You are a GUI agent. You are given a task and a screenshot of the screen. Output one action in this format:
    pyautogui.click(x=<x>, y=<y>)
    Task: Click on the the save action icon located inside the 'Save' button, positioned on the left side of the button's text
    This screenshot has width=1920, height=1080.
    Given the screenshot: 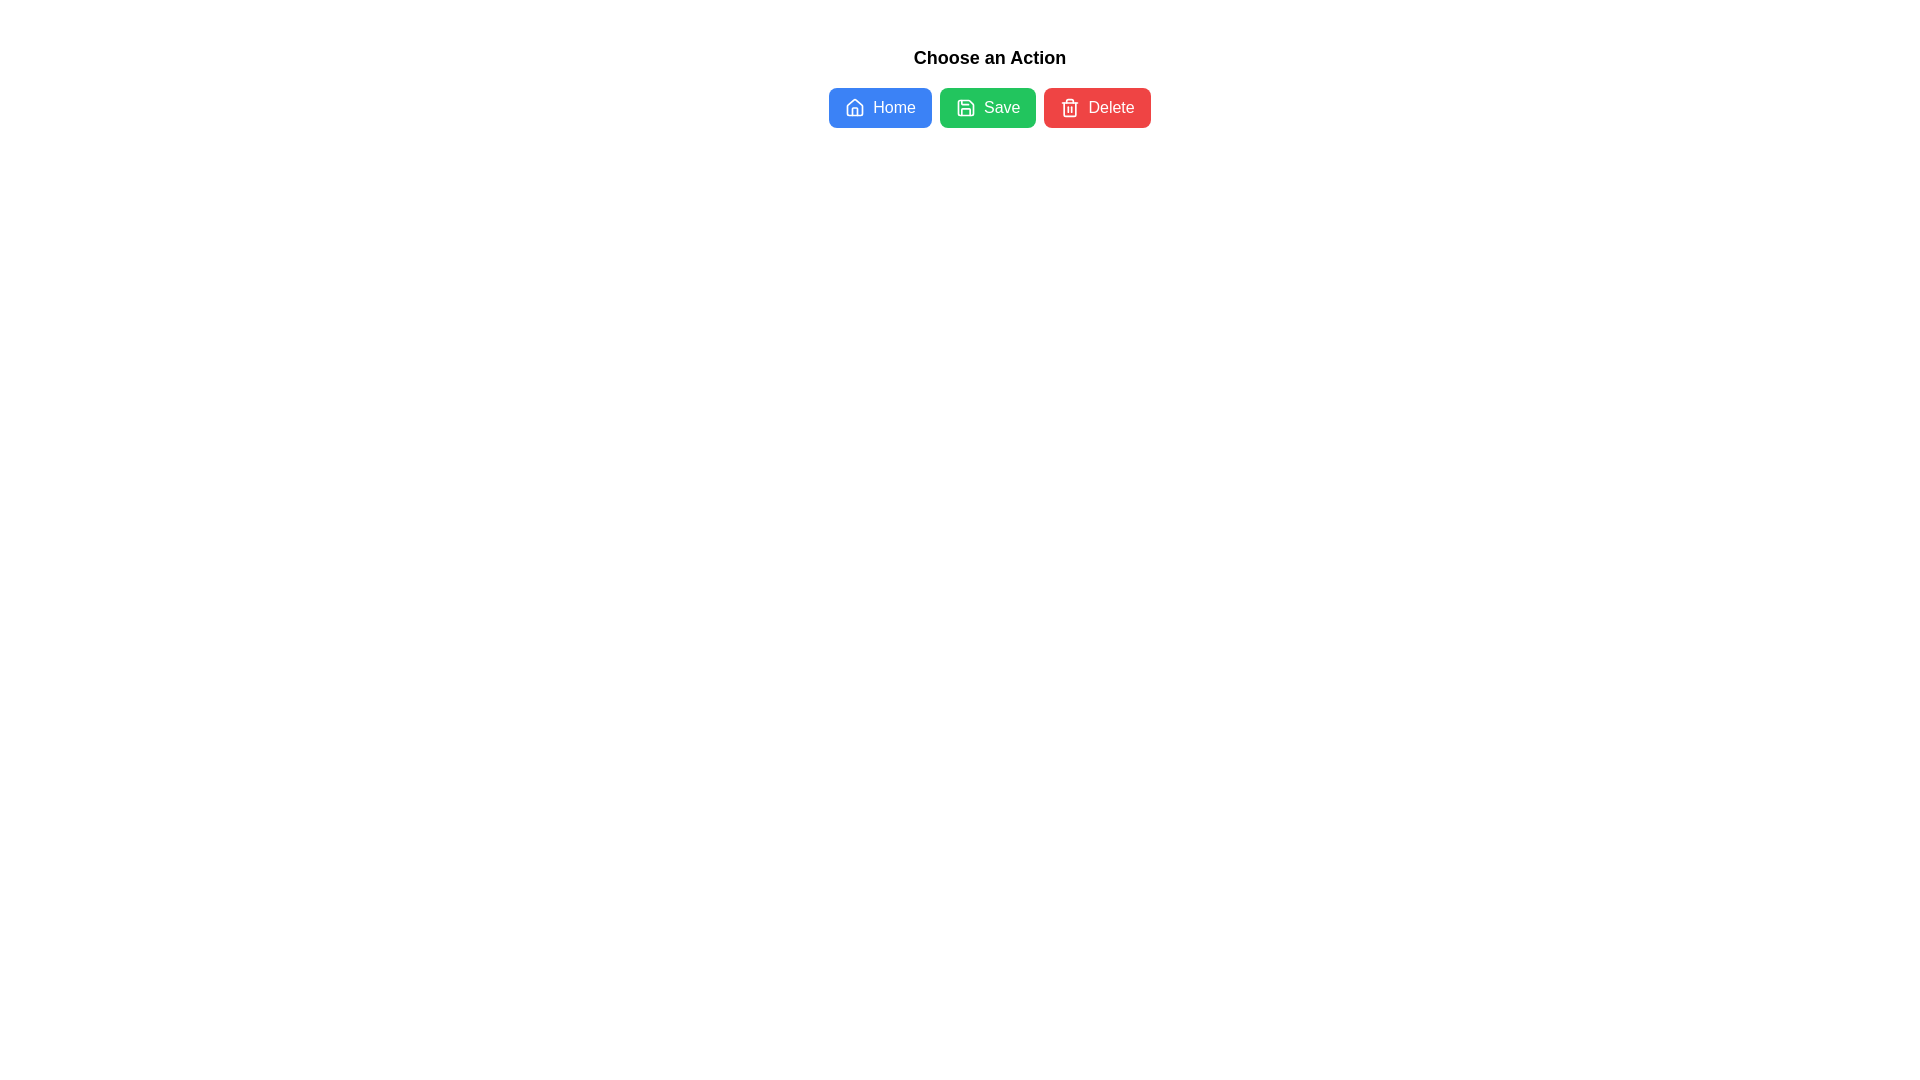 What is the action you would take?
    pyautogui.click(x=965, y=108)
    